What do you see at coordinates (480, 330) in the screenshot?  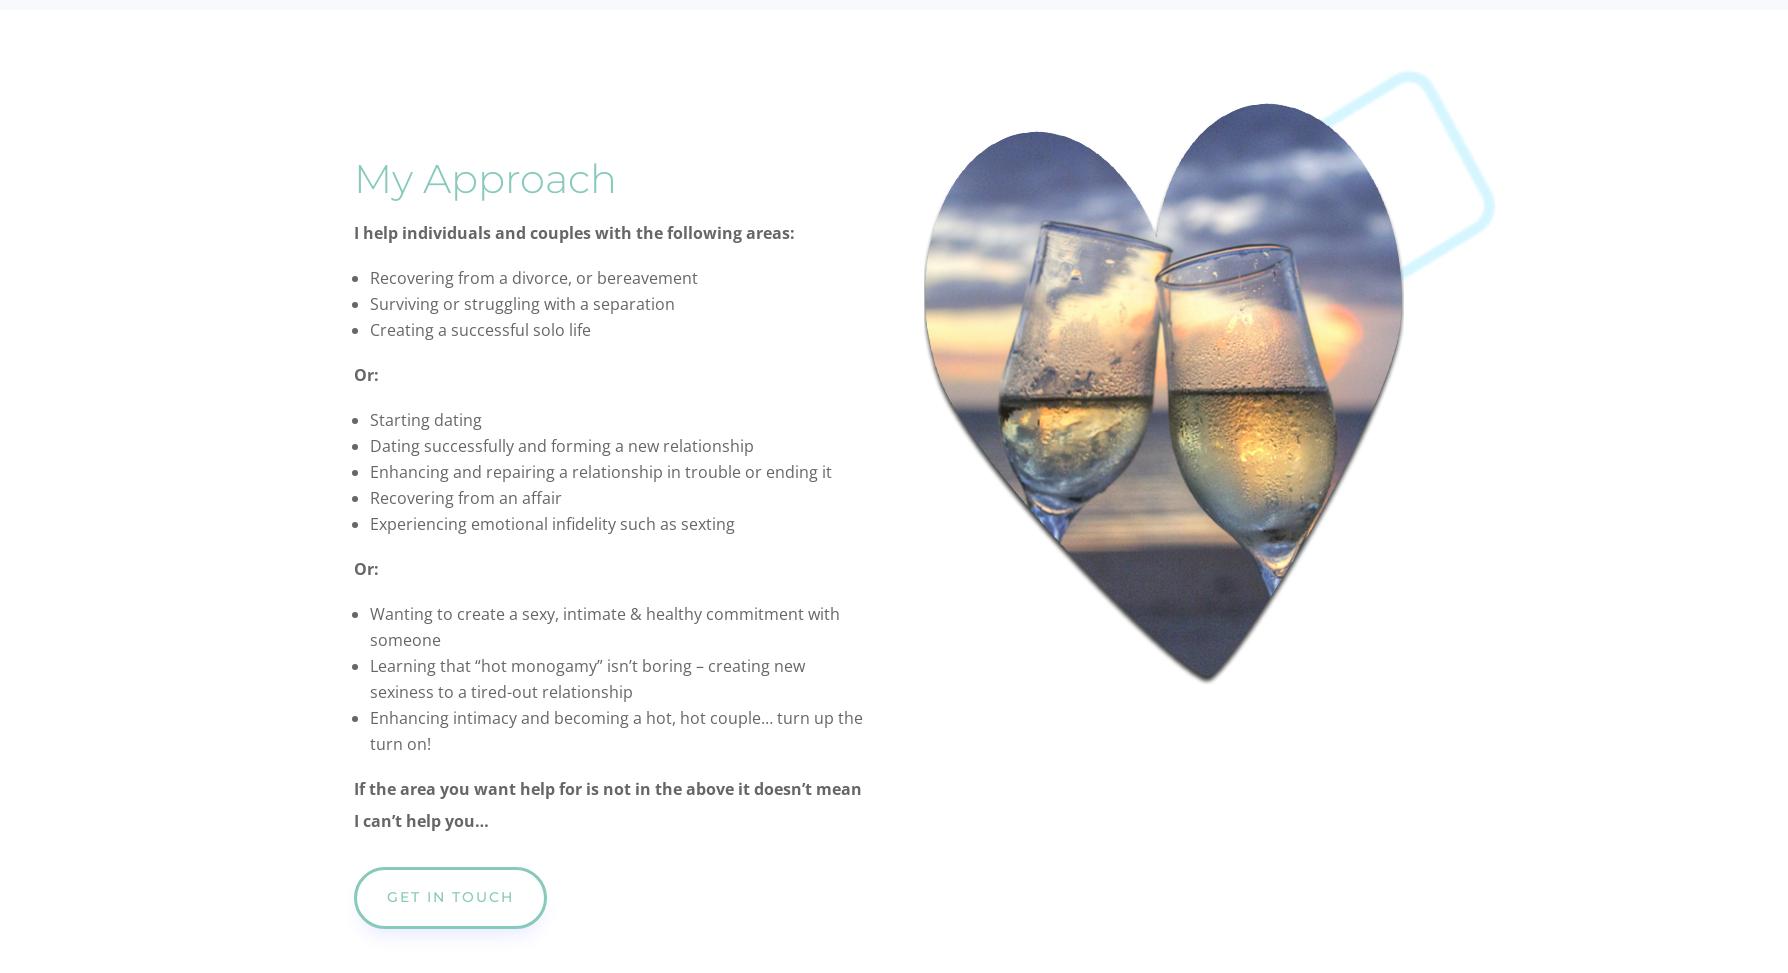 I see `'Creating a successful solo life'` at bounding box center [480, 330].